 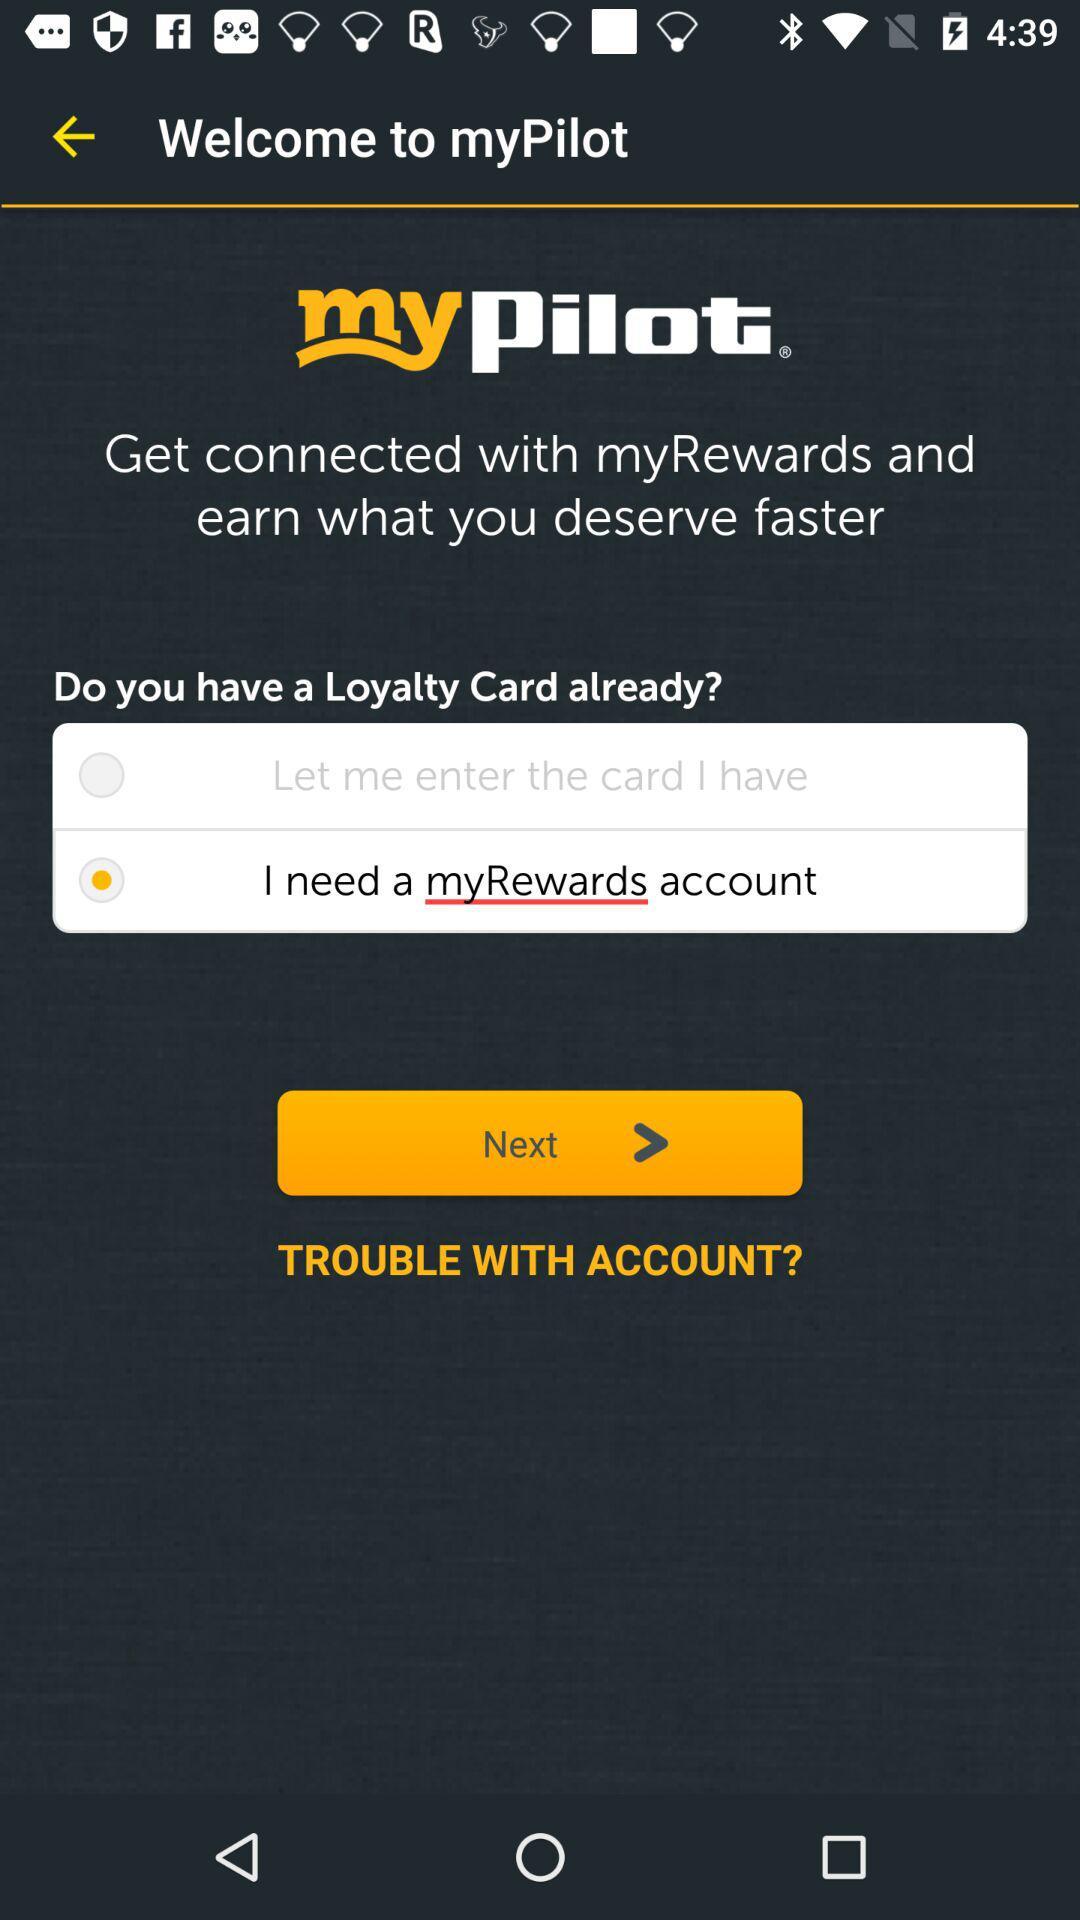 I want to click on the icon above i need a item, so click(x=101, y=774).